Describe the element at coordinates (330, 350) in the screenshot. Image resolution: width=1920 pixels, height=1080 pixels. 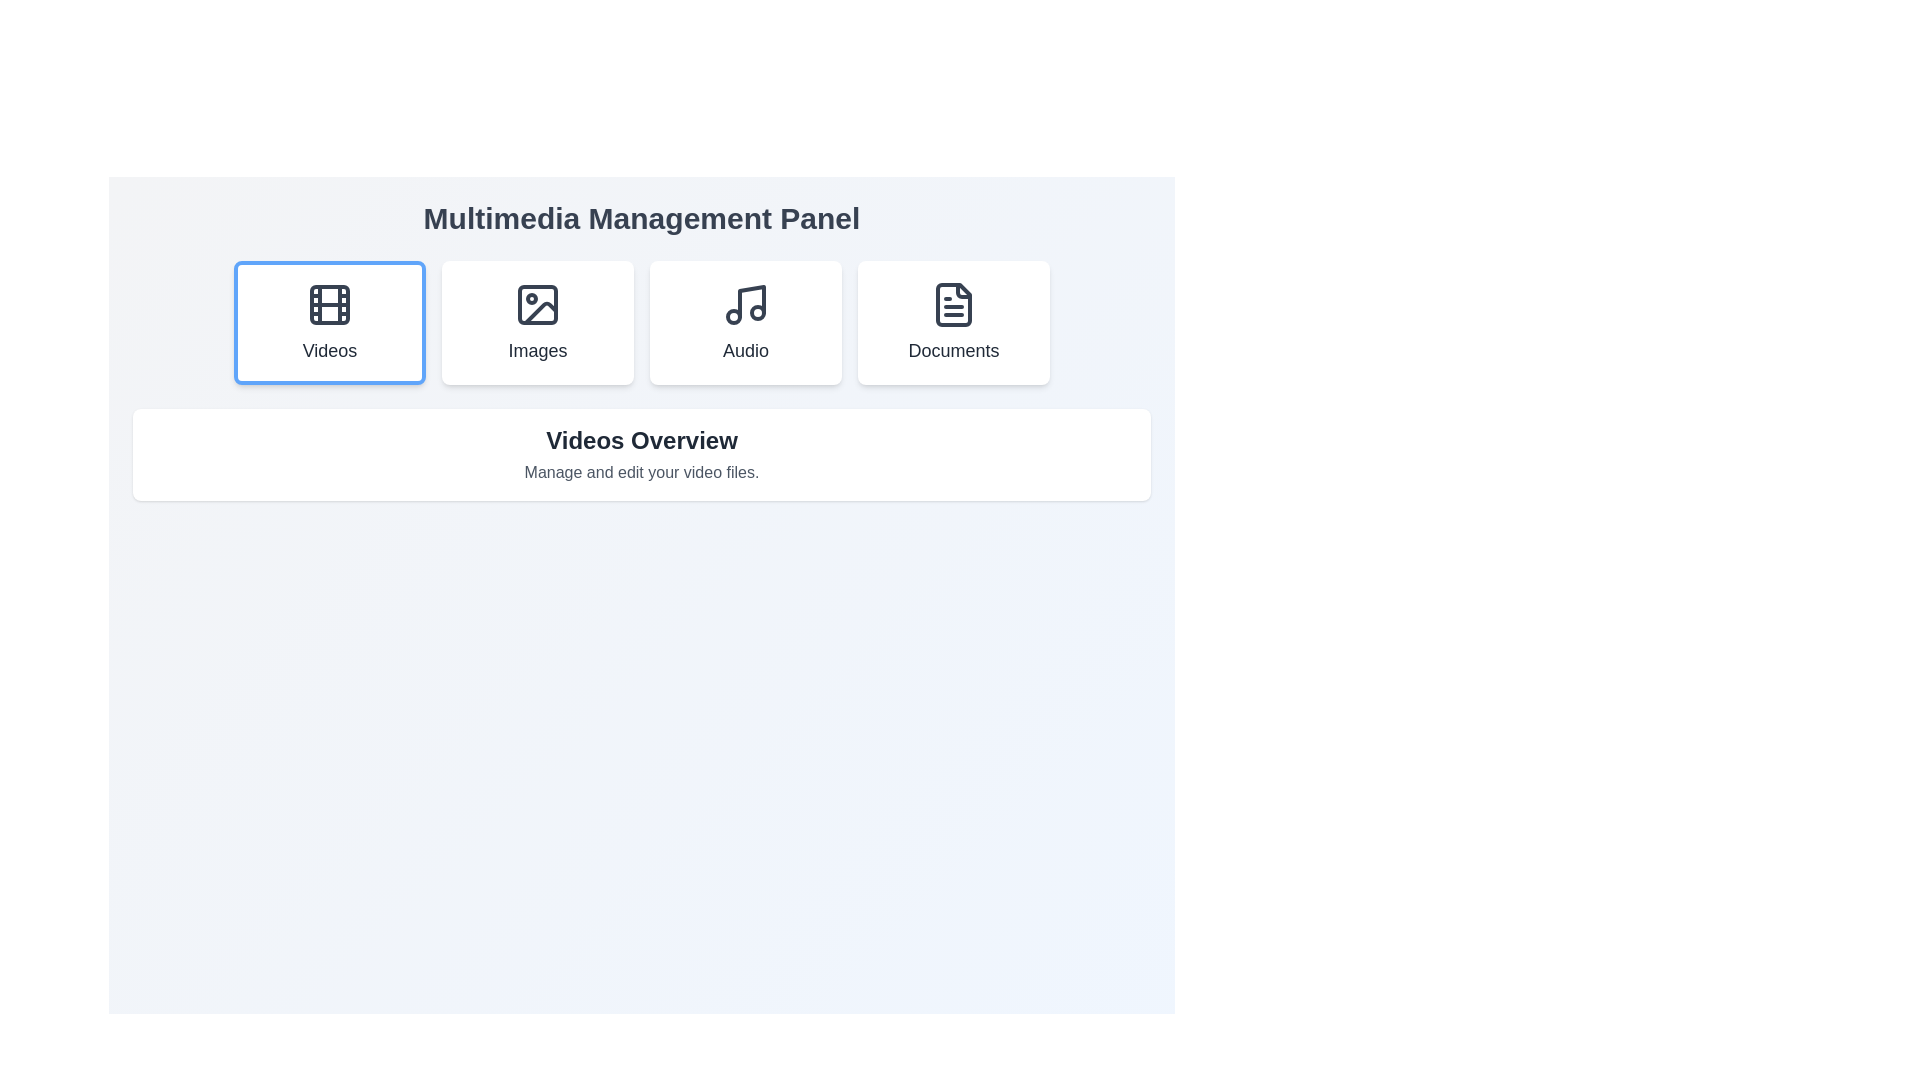
I see `the text label displaying 'Videos' in dark gray within a blue-bordered card` at that location.